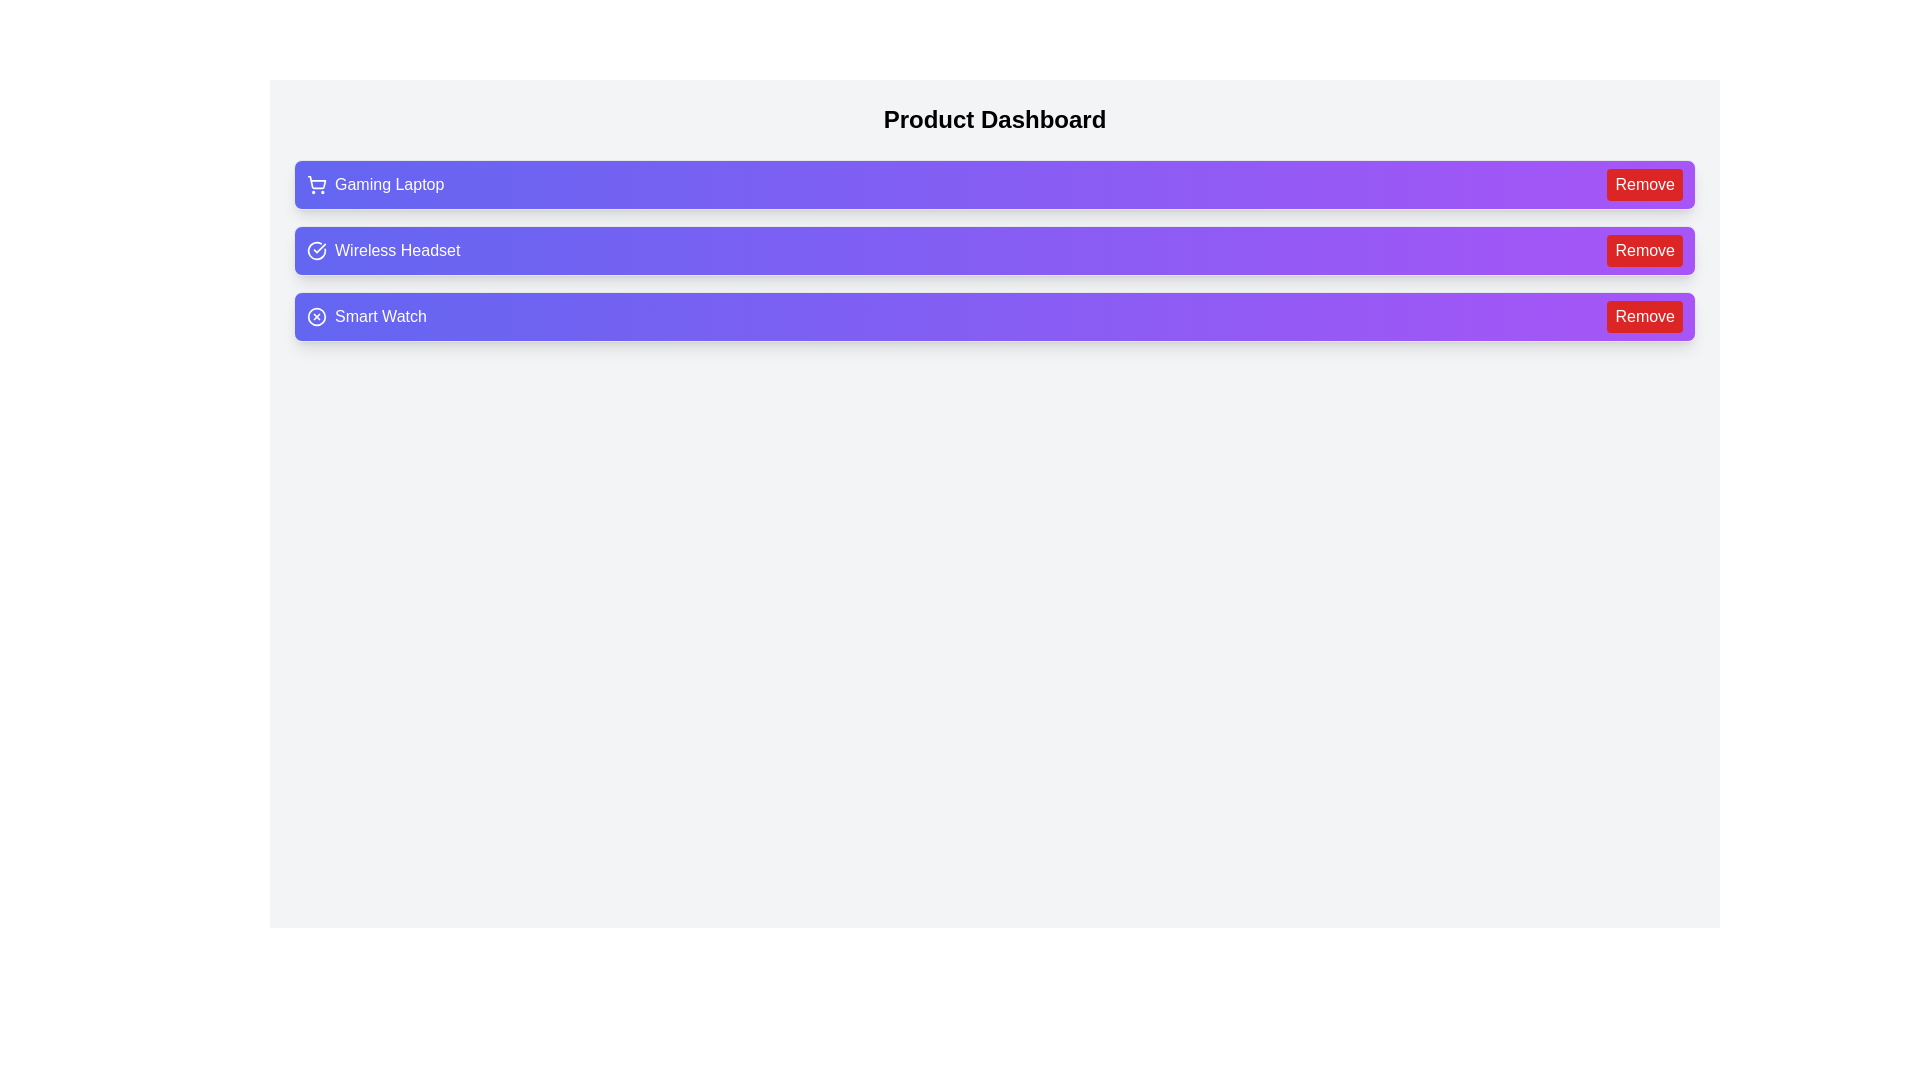 The width and height of the screenshot is (1920, 1080). Describe the element at coordinates (994, 249) in the screenshot. I see `the product chip labeled 'Wireless Headset' to observe the hover animation effect` at that location.